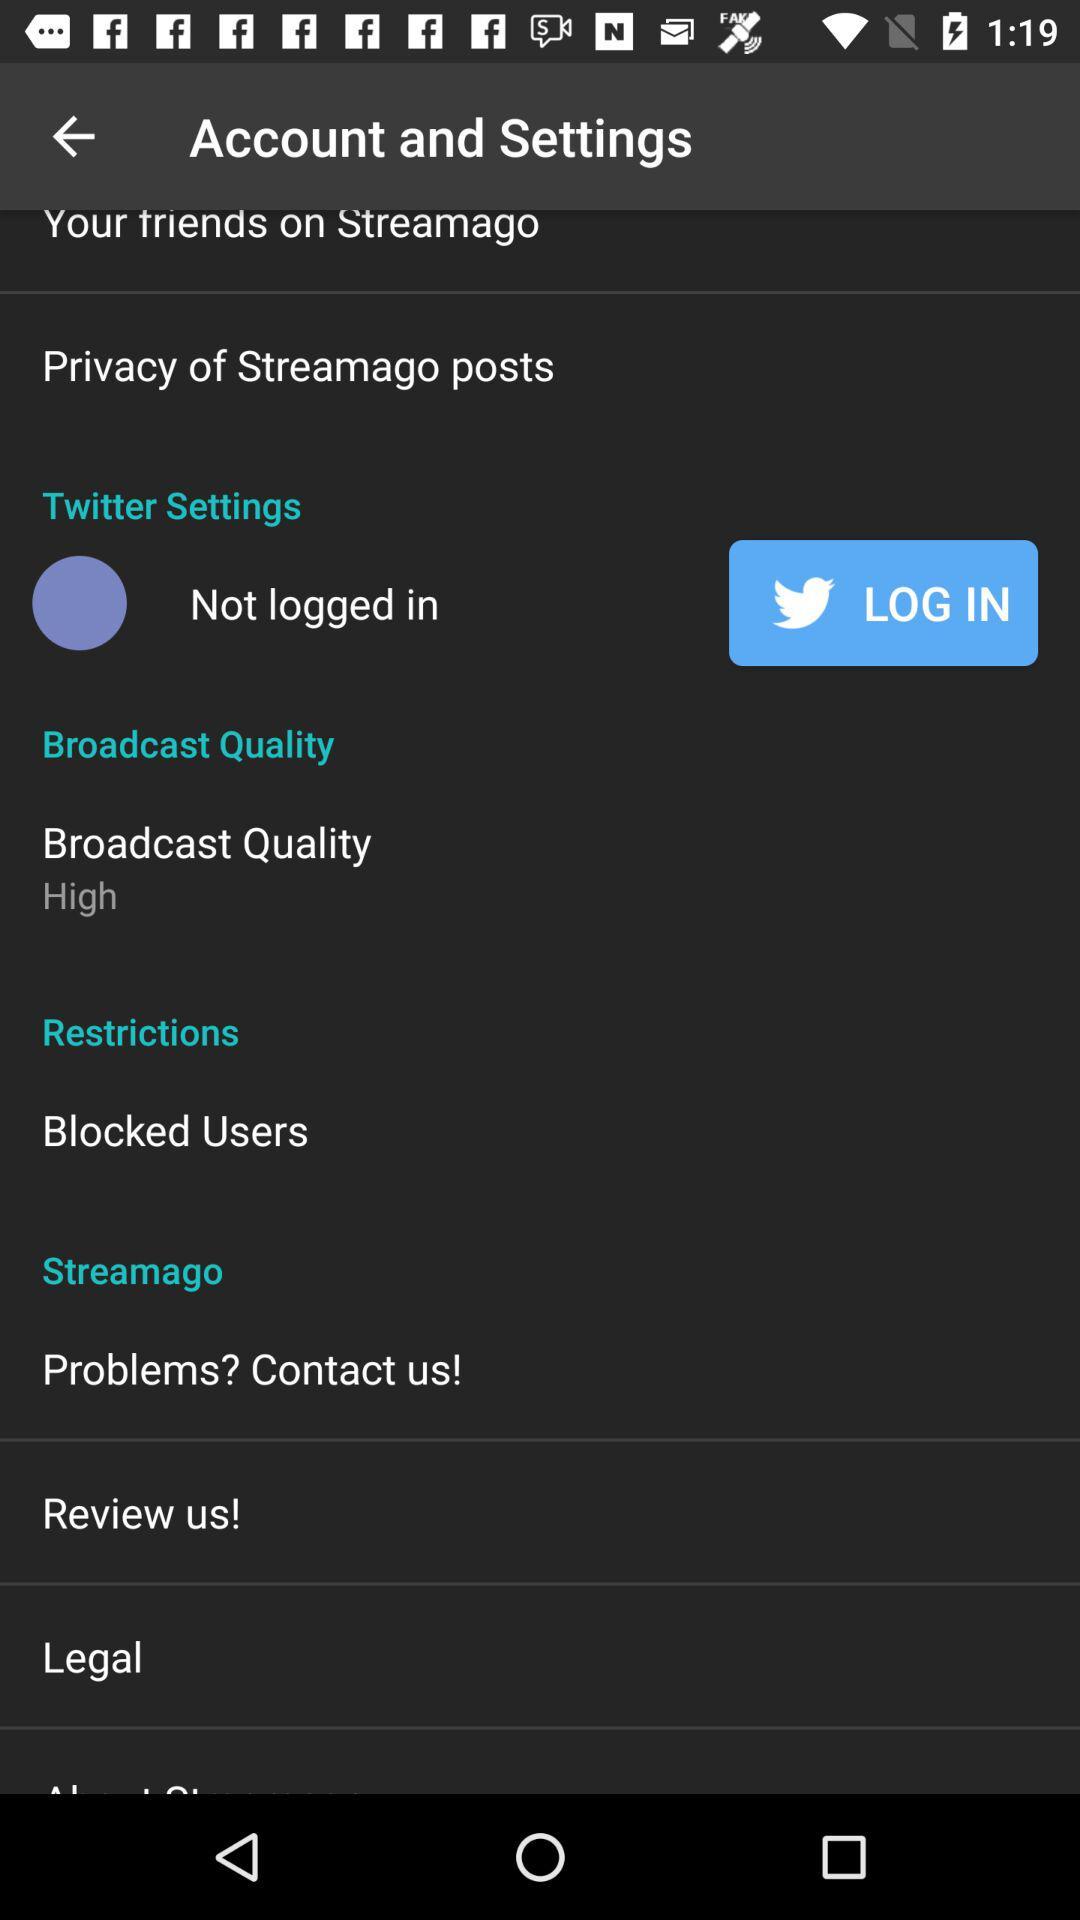  Describe the element at coordinates (72, 135) in the screenshot. I see `the icon next to account and settings icon` at that location.